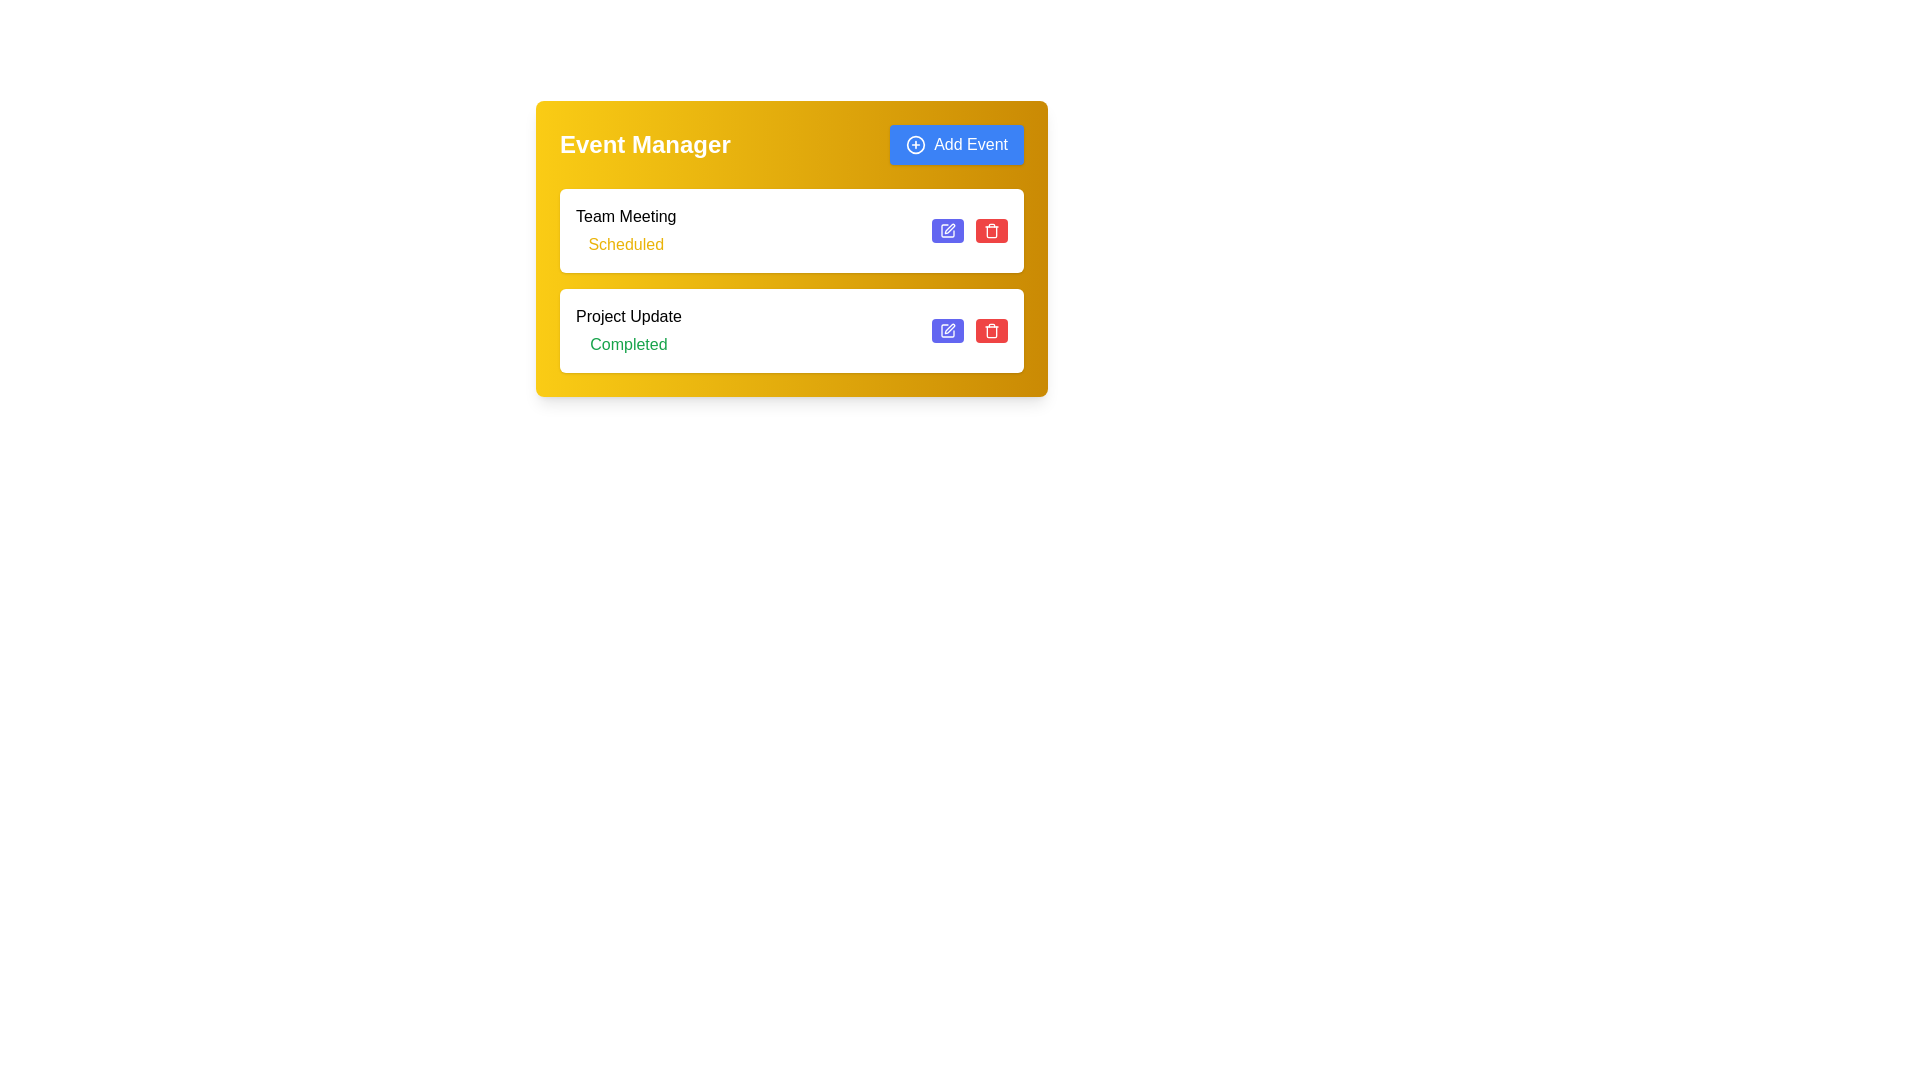 This screenshot has width=1920, height=1080. I want to click on the 'Project Update' text display that shows 'Completed' in green, located in the Event Manager section below the 'Team Meeting' entry, so click(627, 330).